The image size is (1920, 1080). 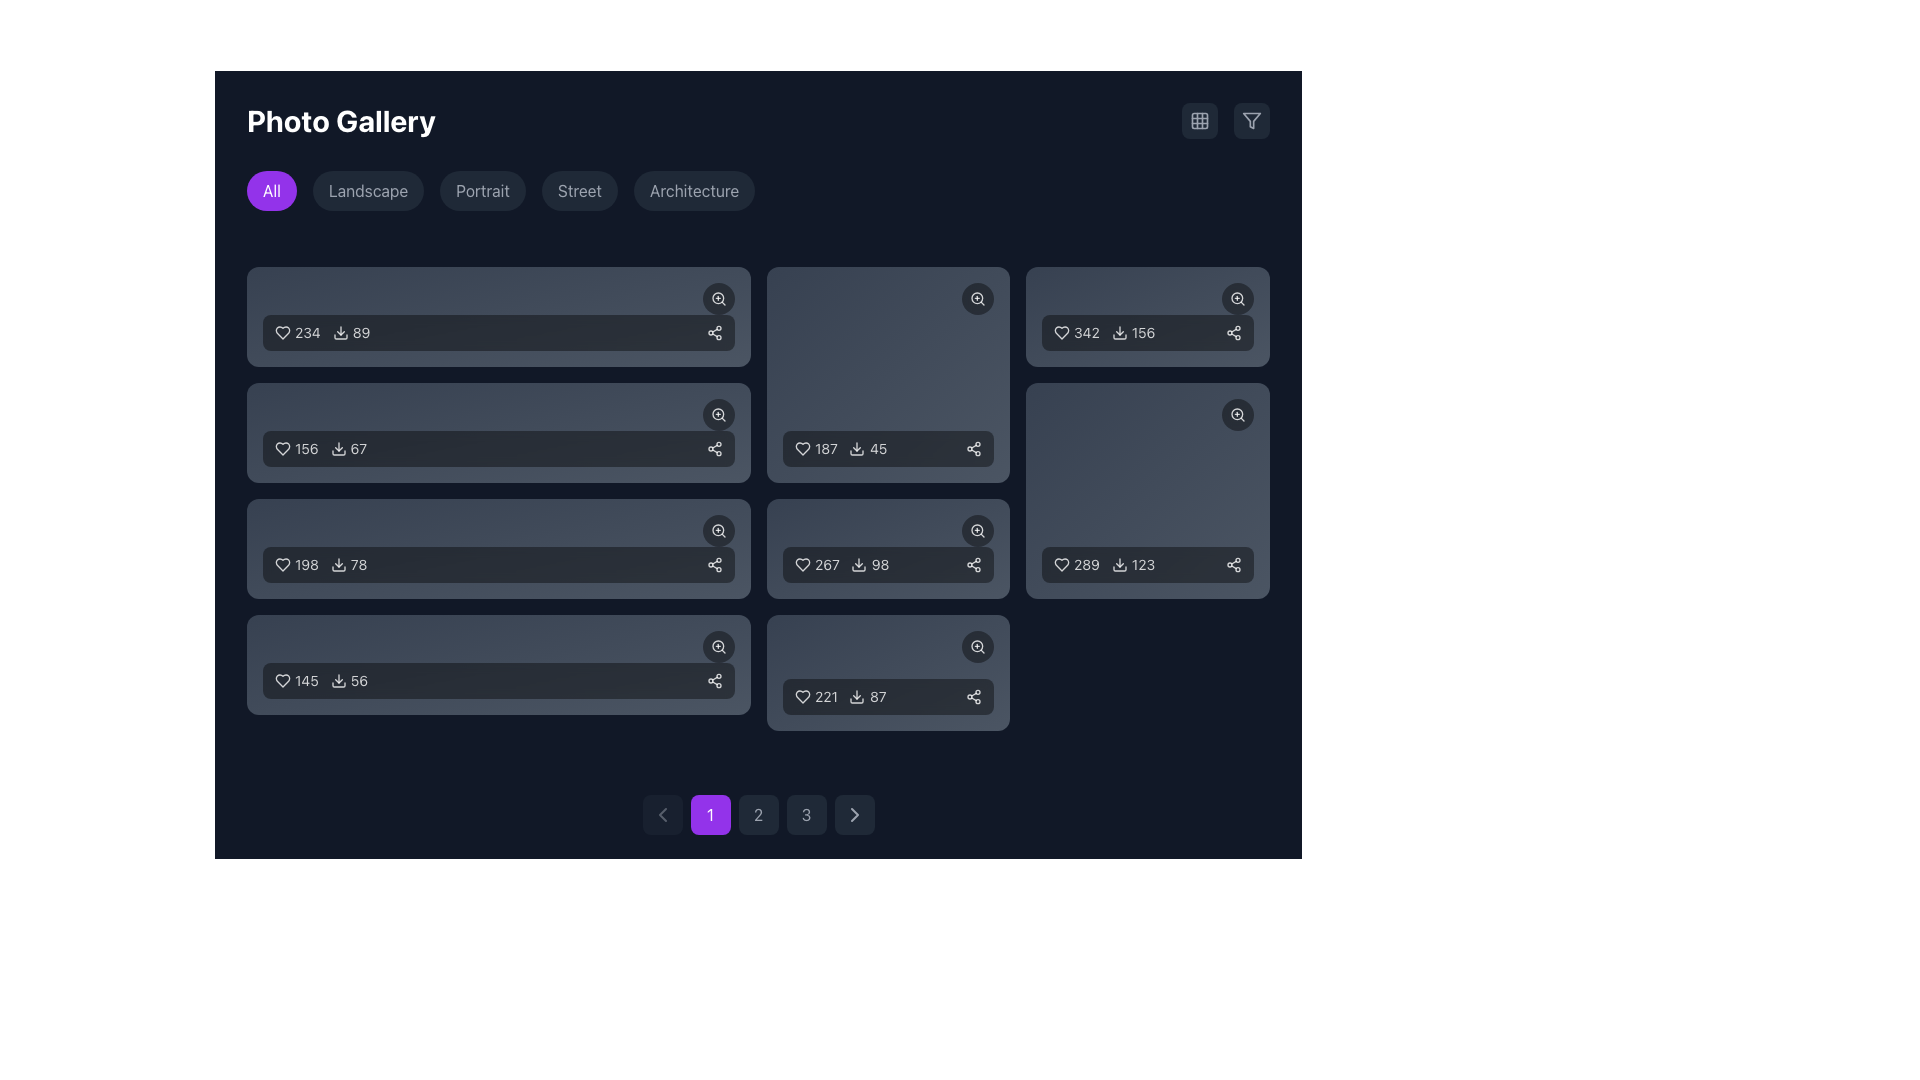 What do you see at coordinates (802, 447) in the screenshot?
I see `the heart icon located in the card with numbers '187' and '45'` at bounding box center [802, 447].